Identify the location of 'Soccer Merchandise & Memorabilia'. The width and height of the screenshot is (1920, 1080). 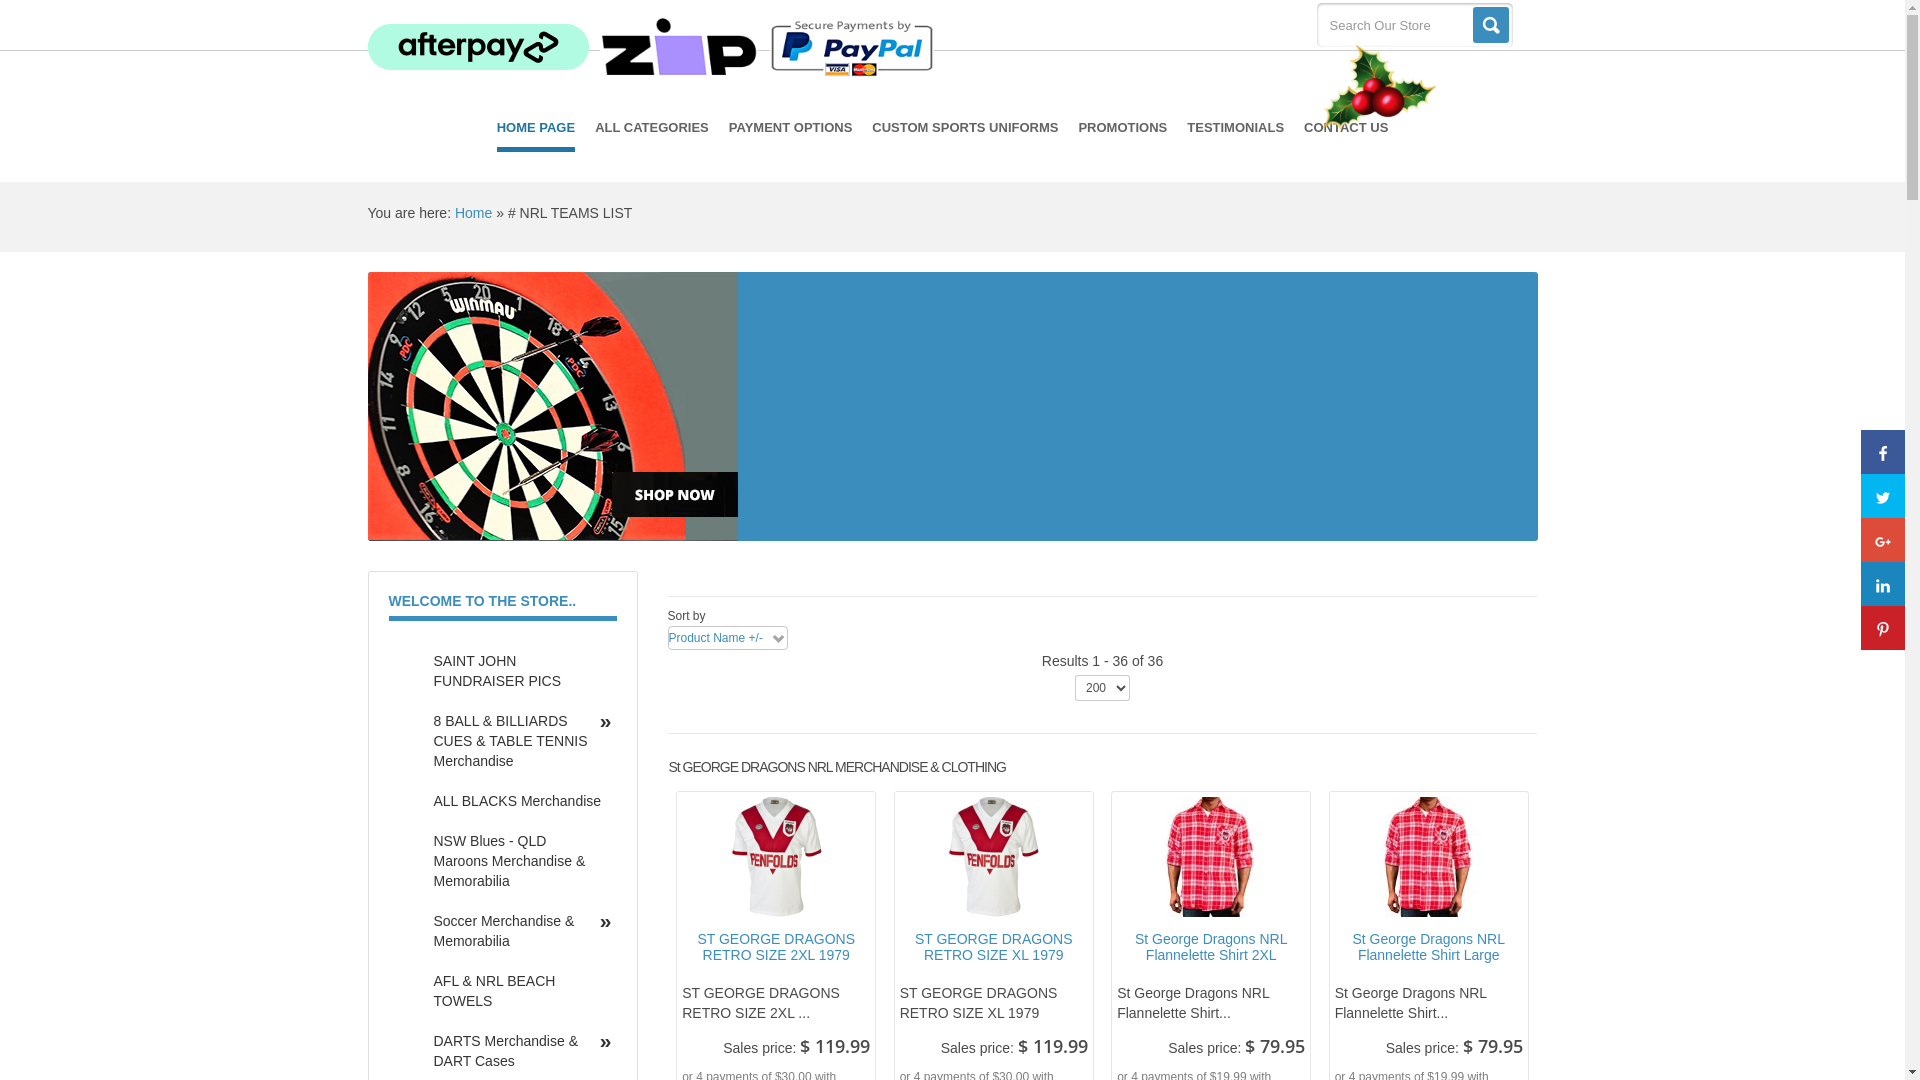
(517, 930).